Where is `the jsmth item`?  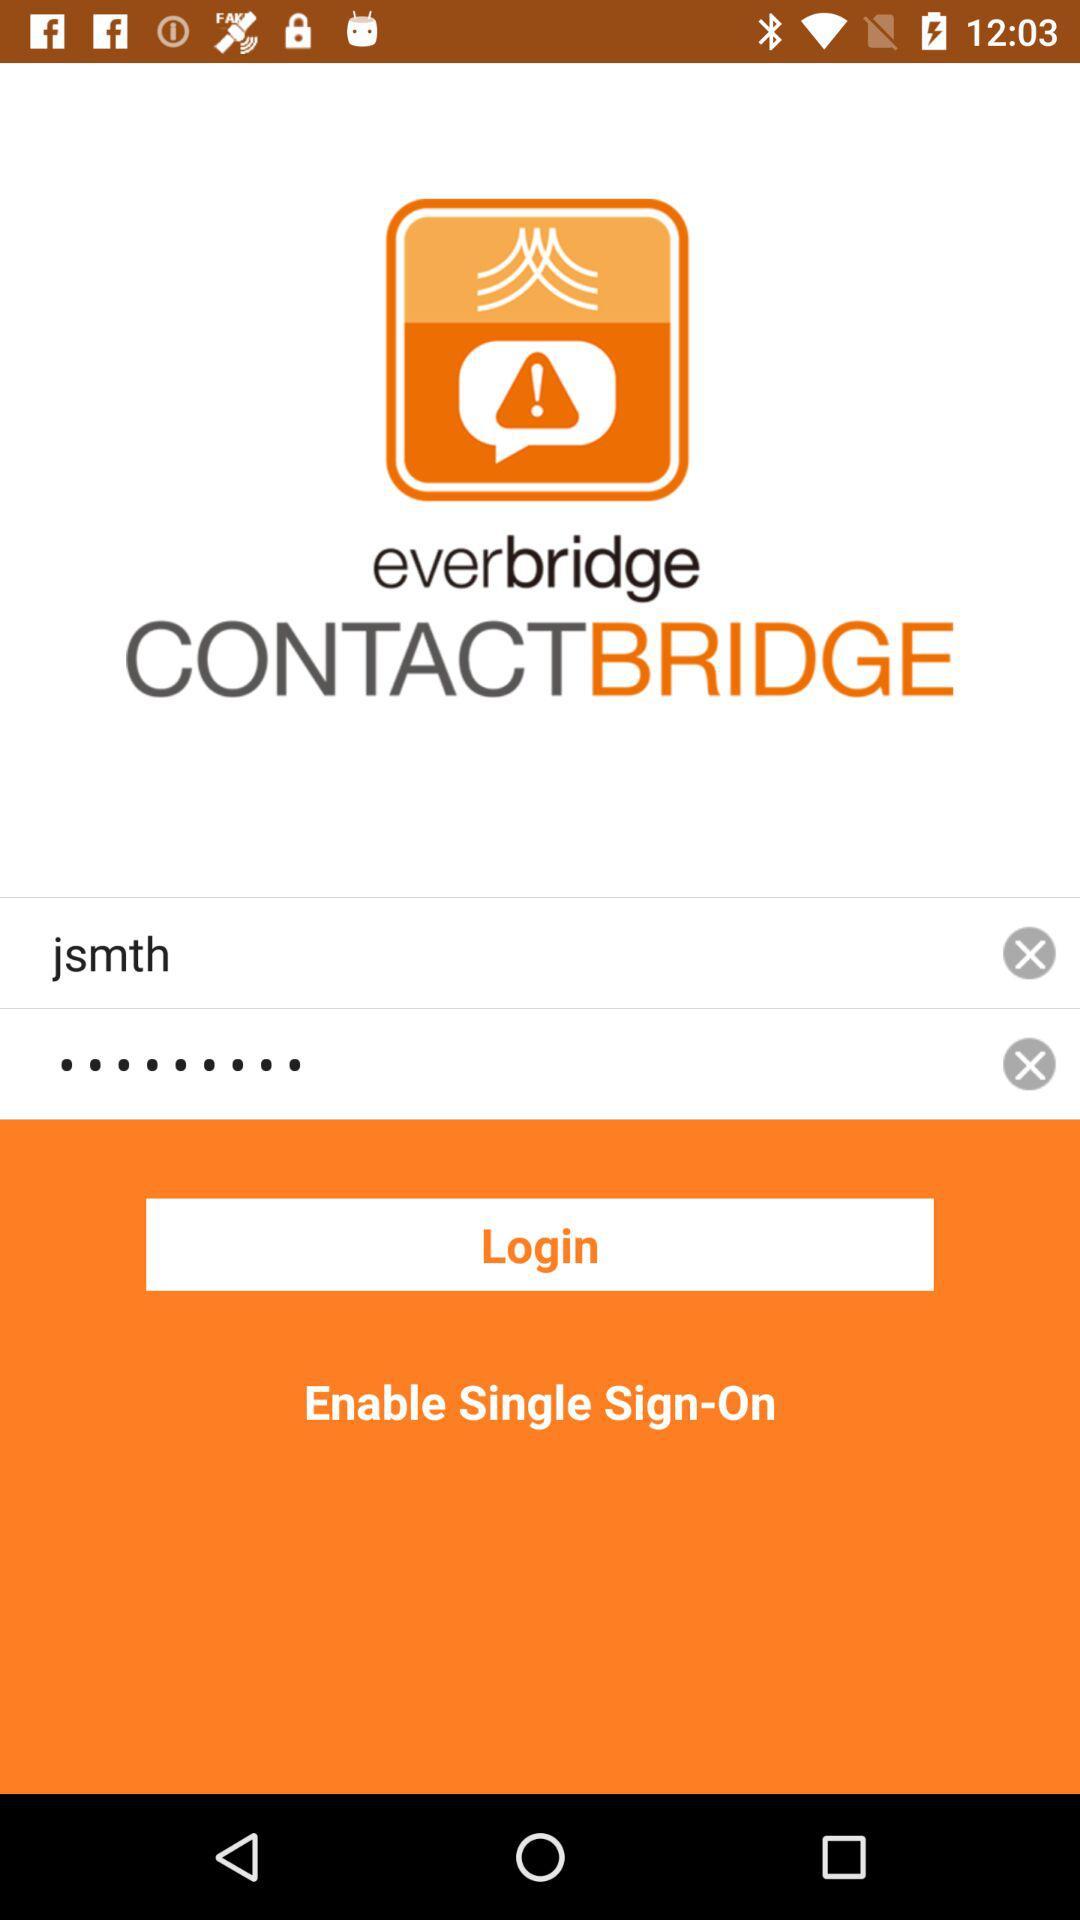
the jsmth item is located at coordinates (514, 951).